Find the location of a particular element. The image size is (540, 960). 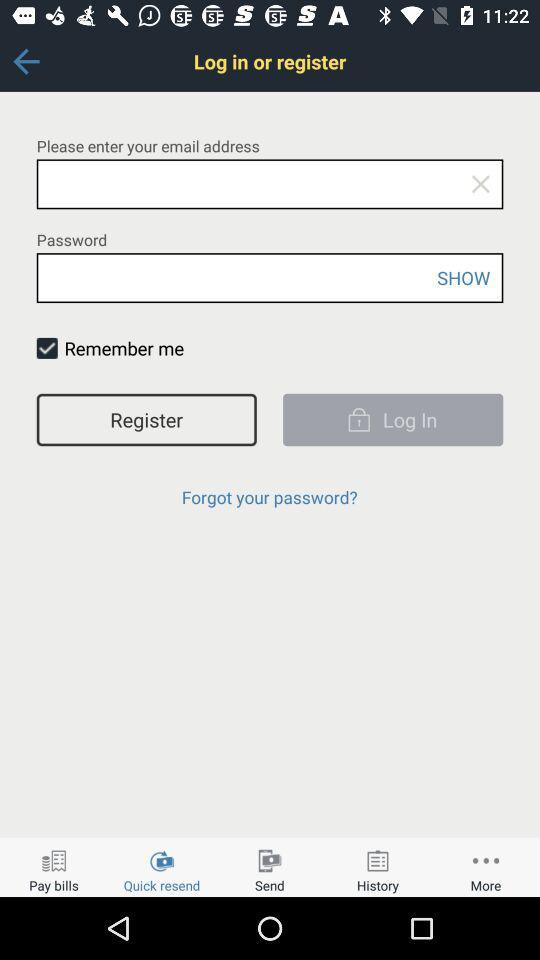

app to the left of log in or icon is located at coordinates (25, 61).